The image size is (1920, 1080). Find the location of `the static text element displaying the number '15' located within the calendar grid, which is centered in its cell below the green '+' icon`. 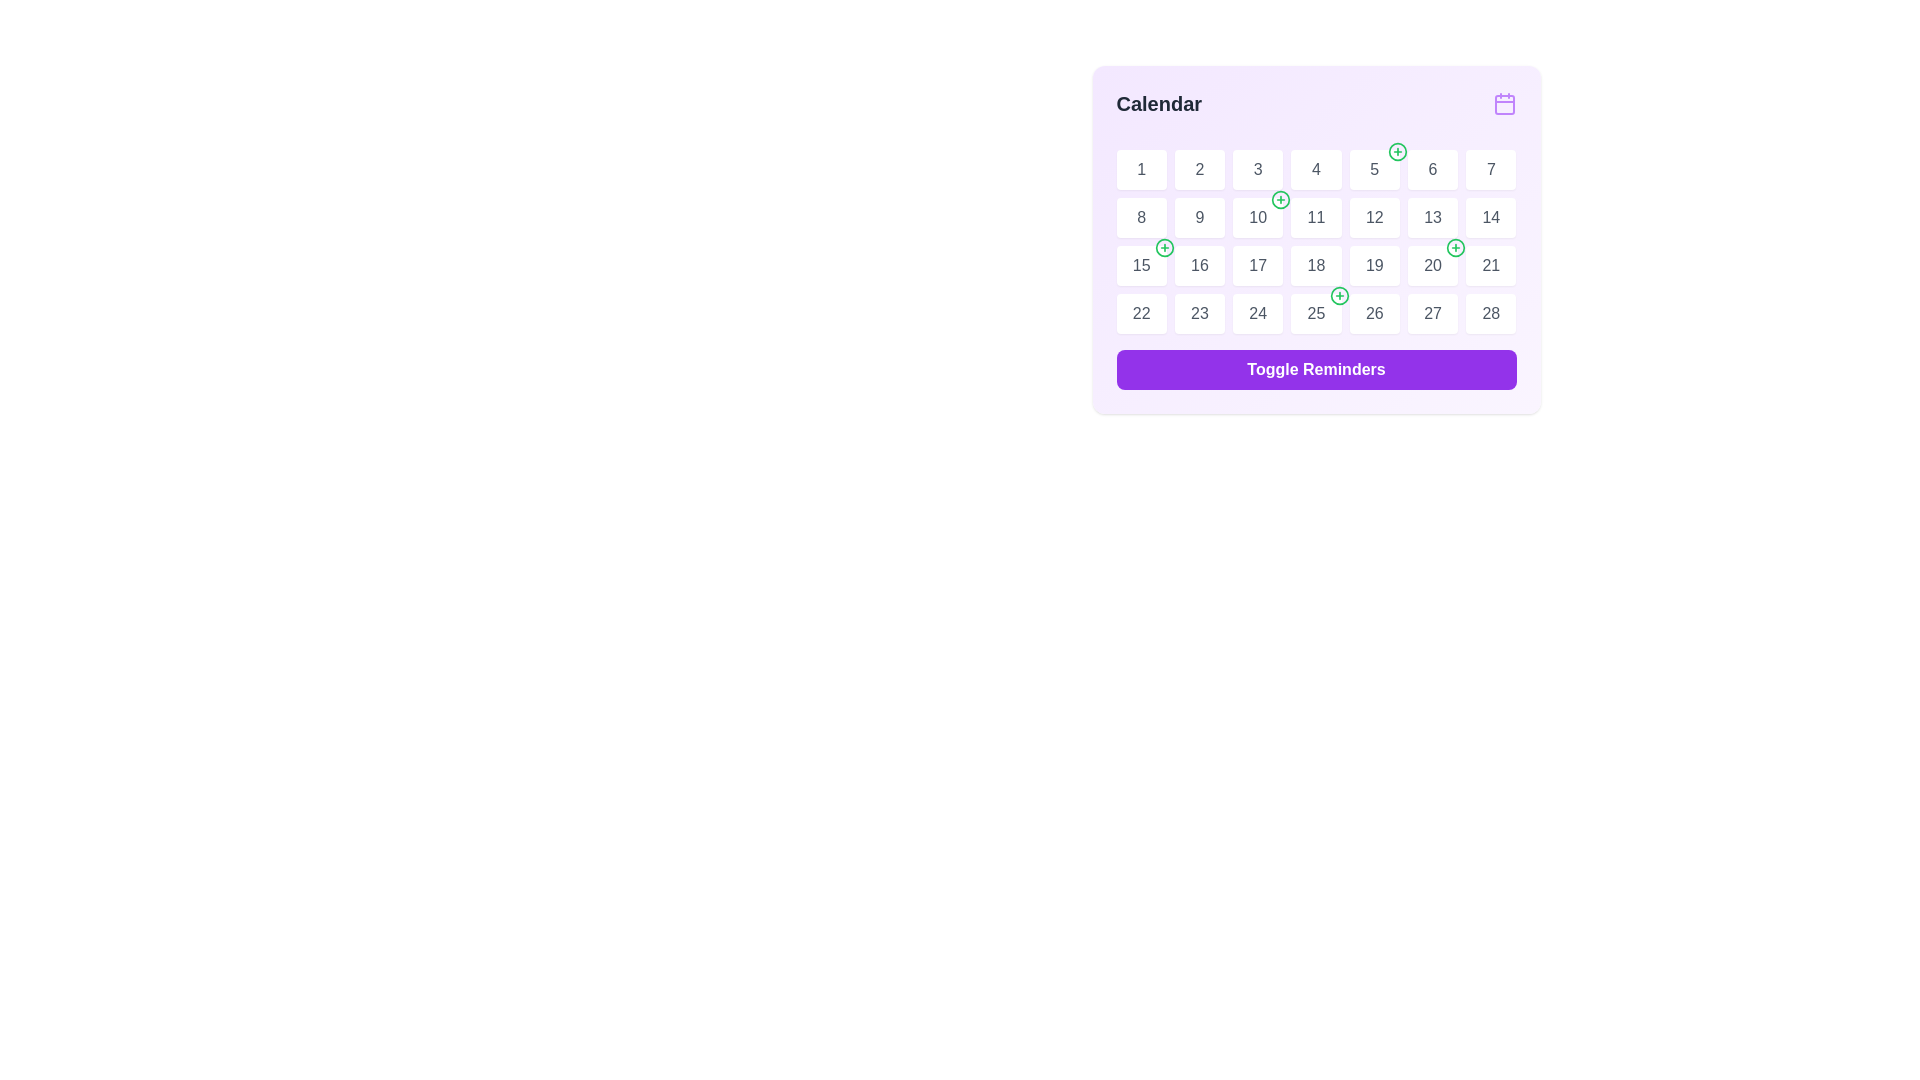

the static text element displaying the number '15' located within the calendar grid, which is centered in its cell below the green '+' icon is located at coordinates (1141, 264).